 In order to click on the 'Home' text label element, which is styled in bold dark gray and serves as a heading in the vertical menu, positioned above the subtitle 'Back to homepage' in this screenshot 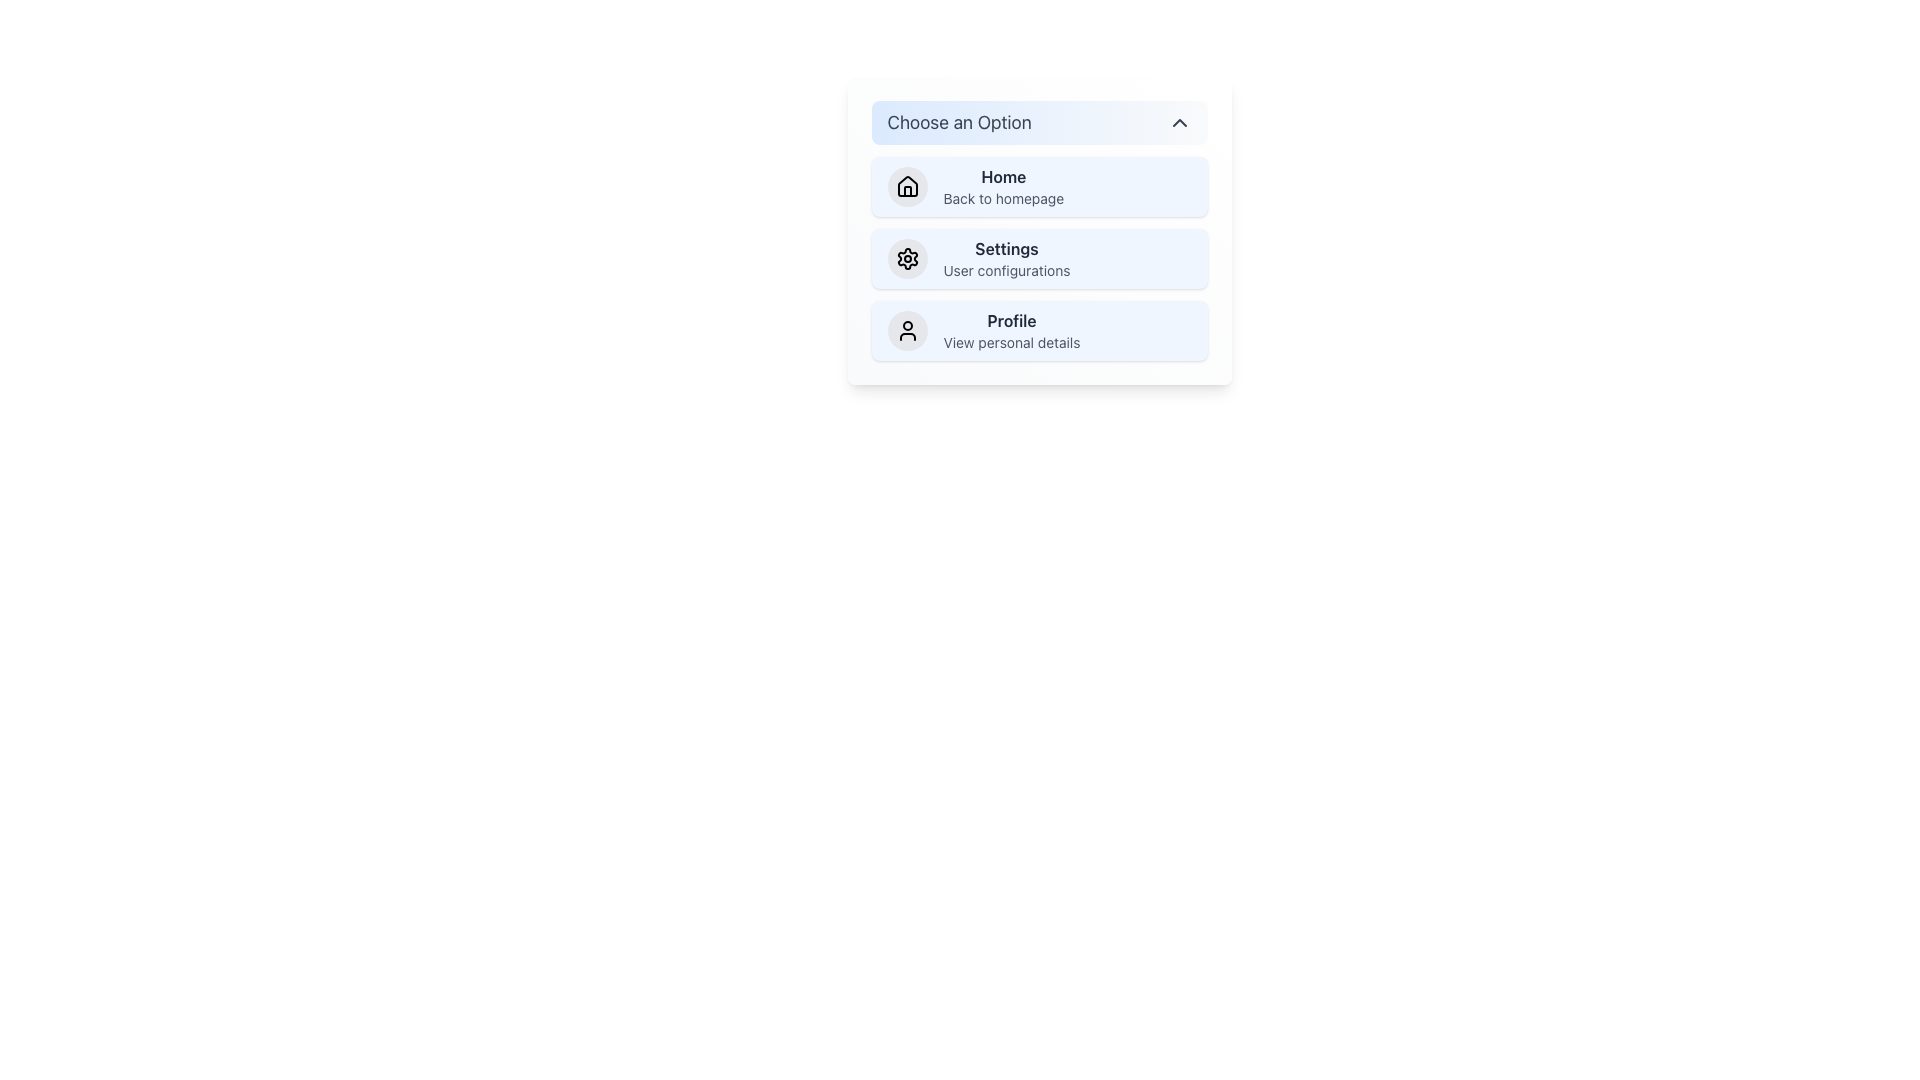, I will do `click(1003, 176)`.